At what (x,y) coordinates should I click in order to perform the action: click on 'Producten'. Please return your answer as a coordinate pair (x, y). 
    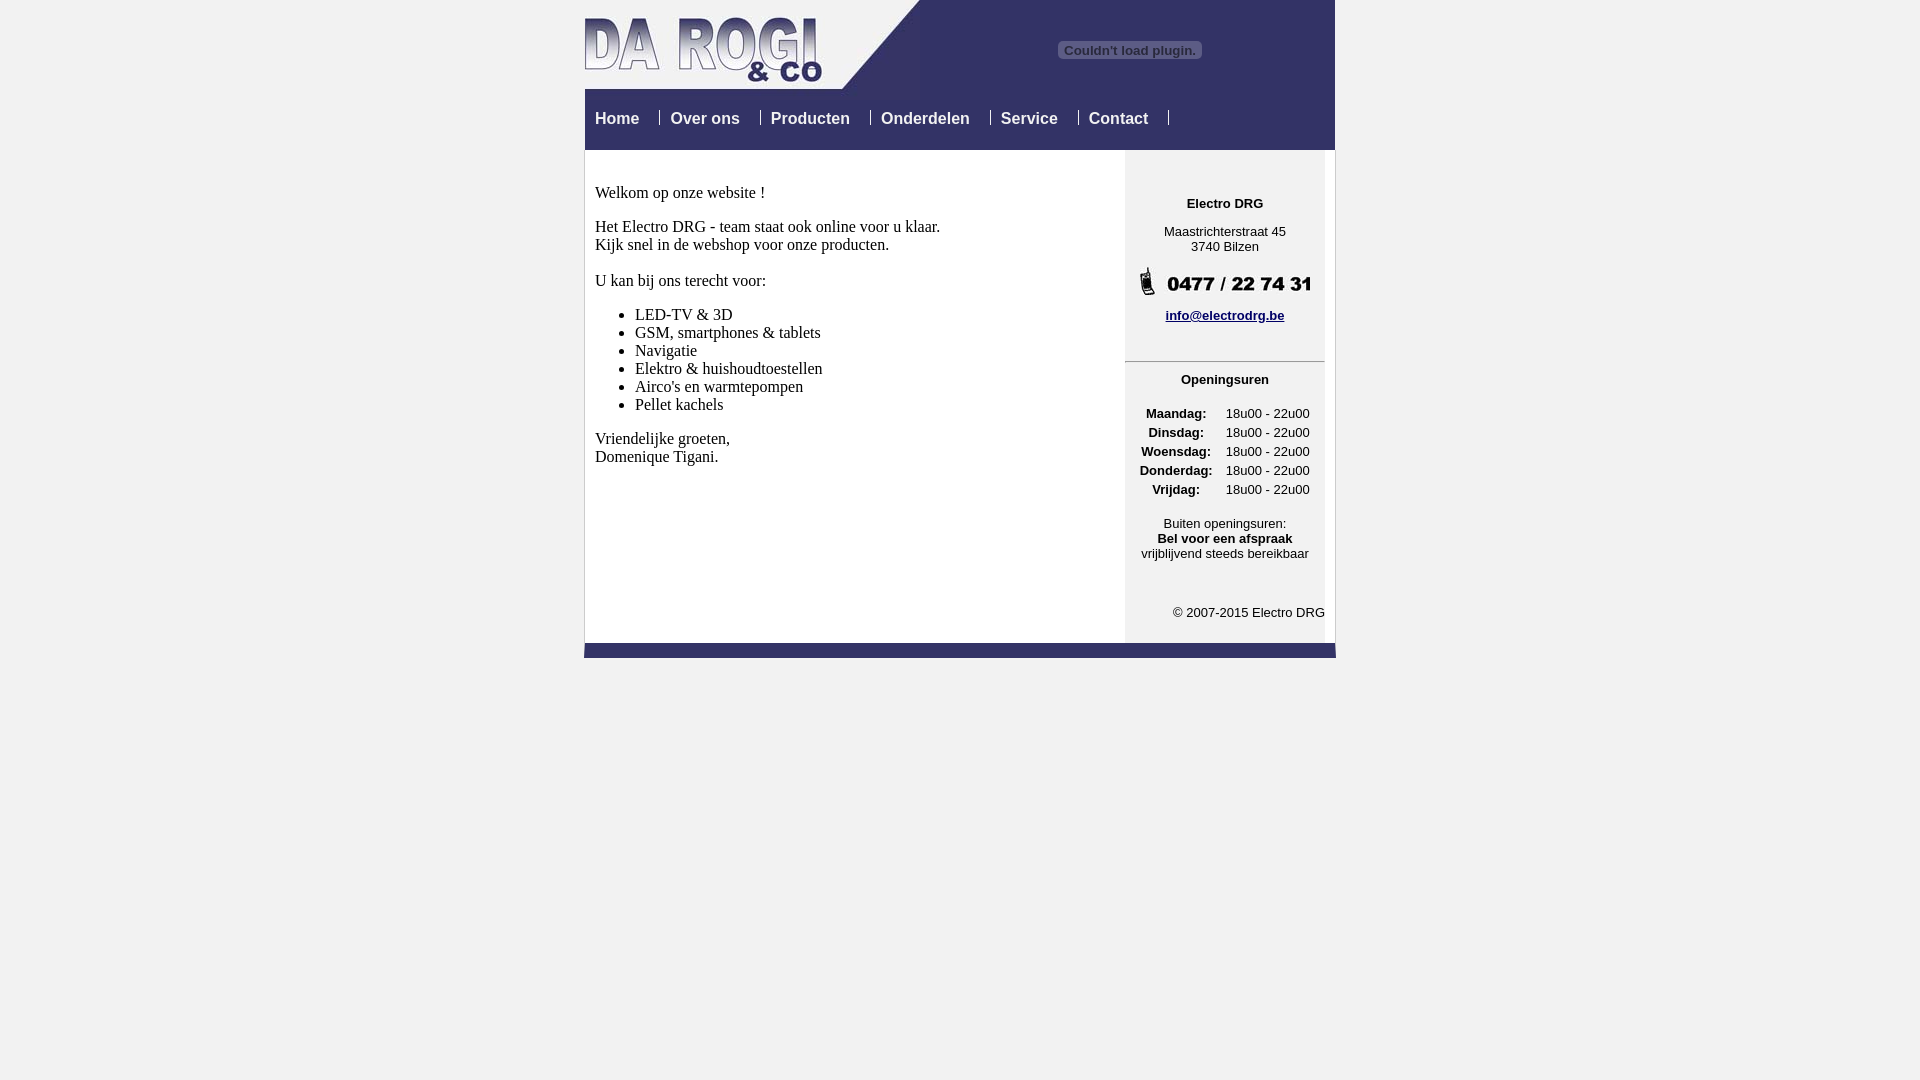
    Looking at the image, I should click on (770, 118).